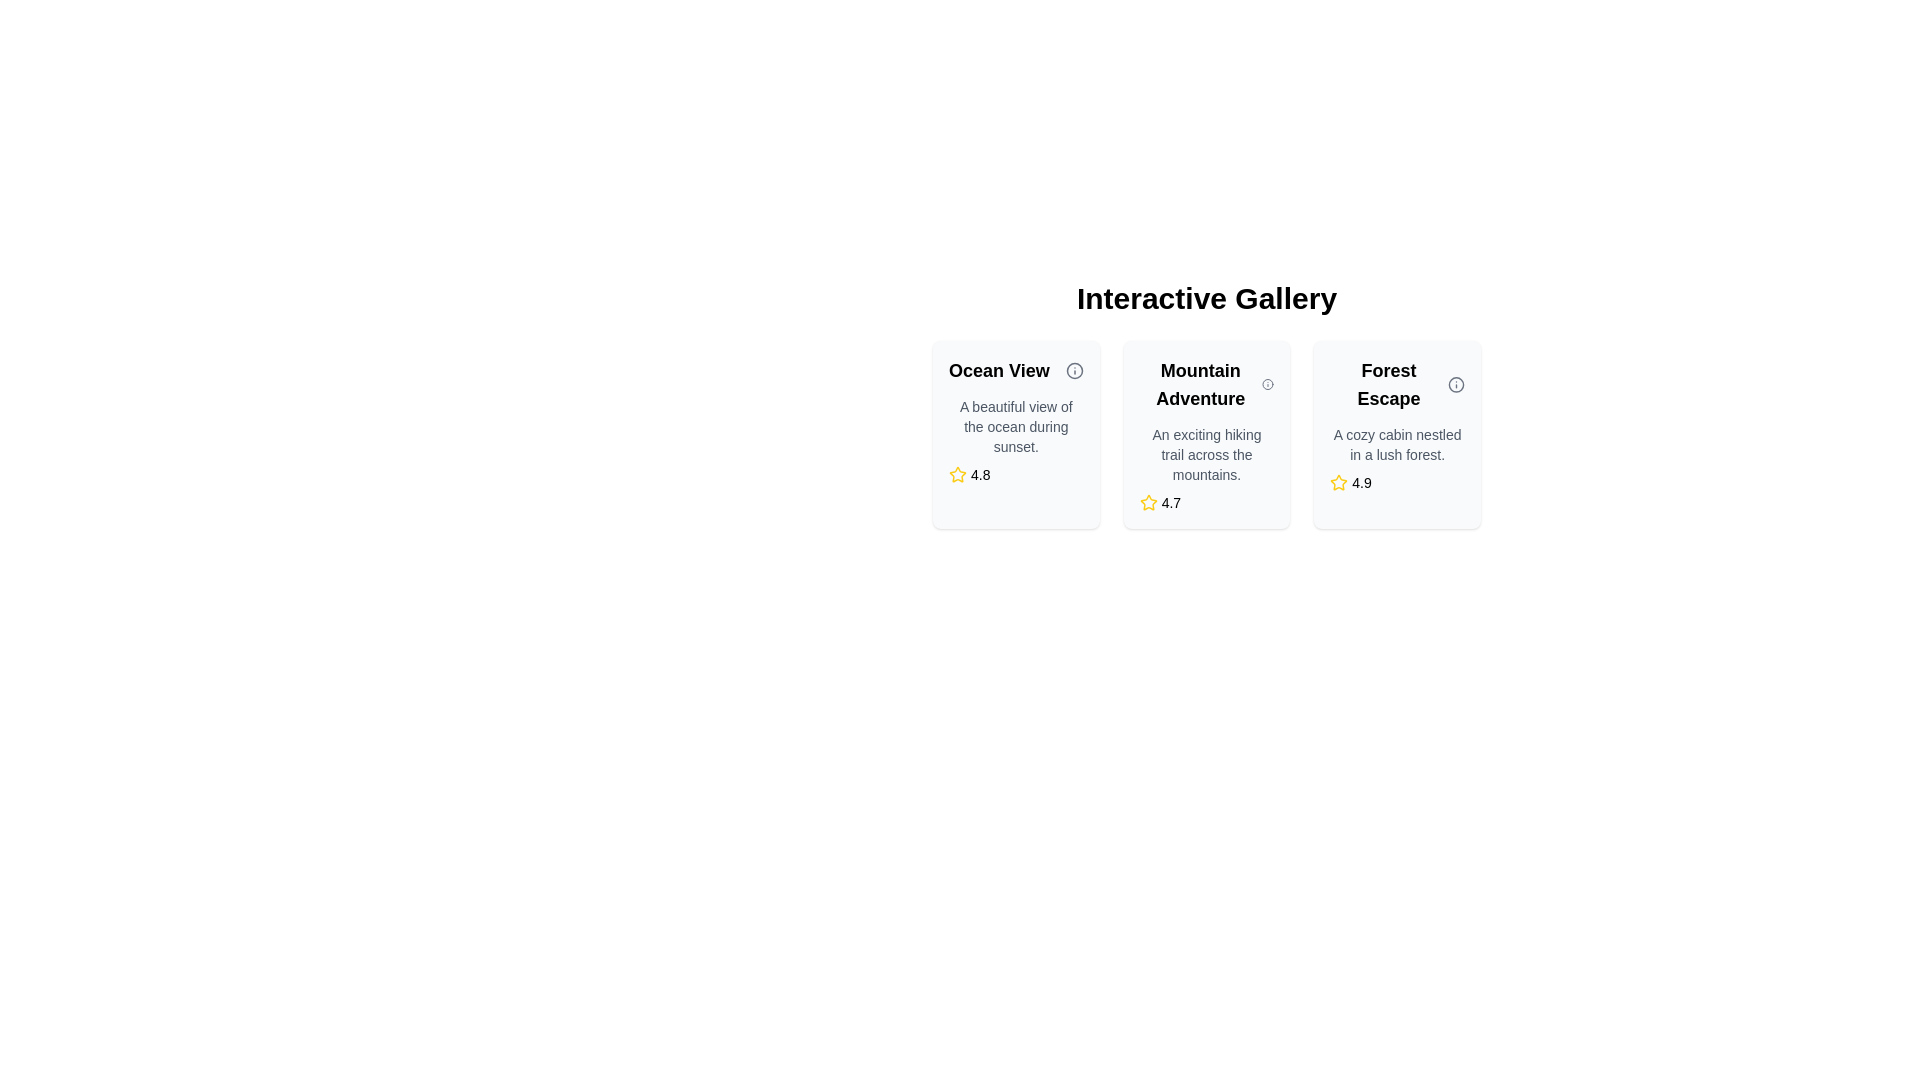 Image resolution: width=1920 pixels, height=1080 pixels. I want to click on the informational icon element located to the right of the 'Forest Escape' text, which serves as a tooltip trigger for additional information, so click(1456, 385).